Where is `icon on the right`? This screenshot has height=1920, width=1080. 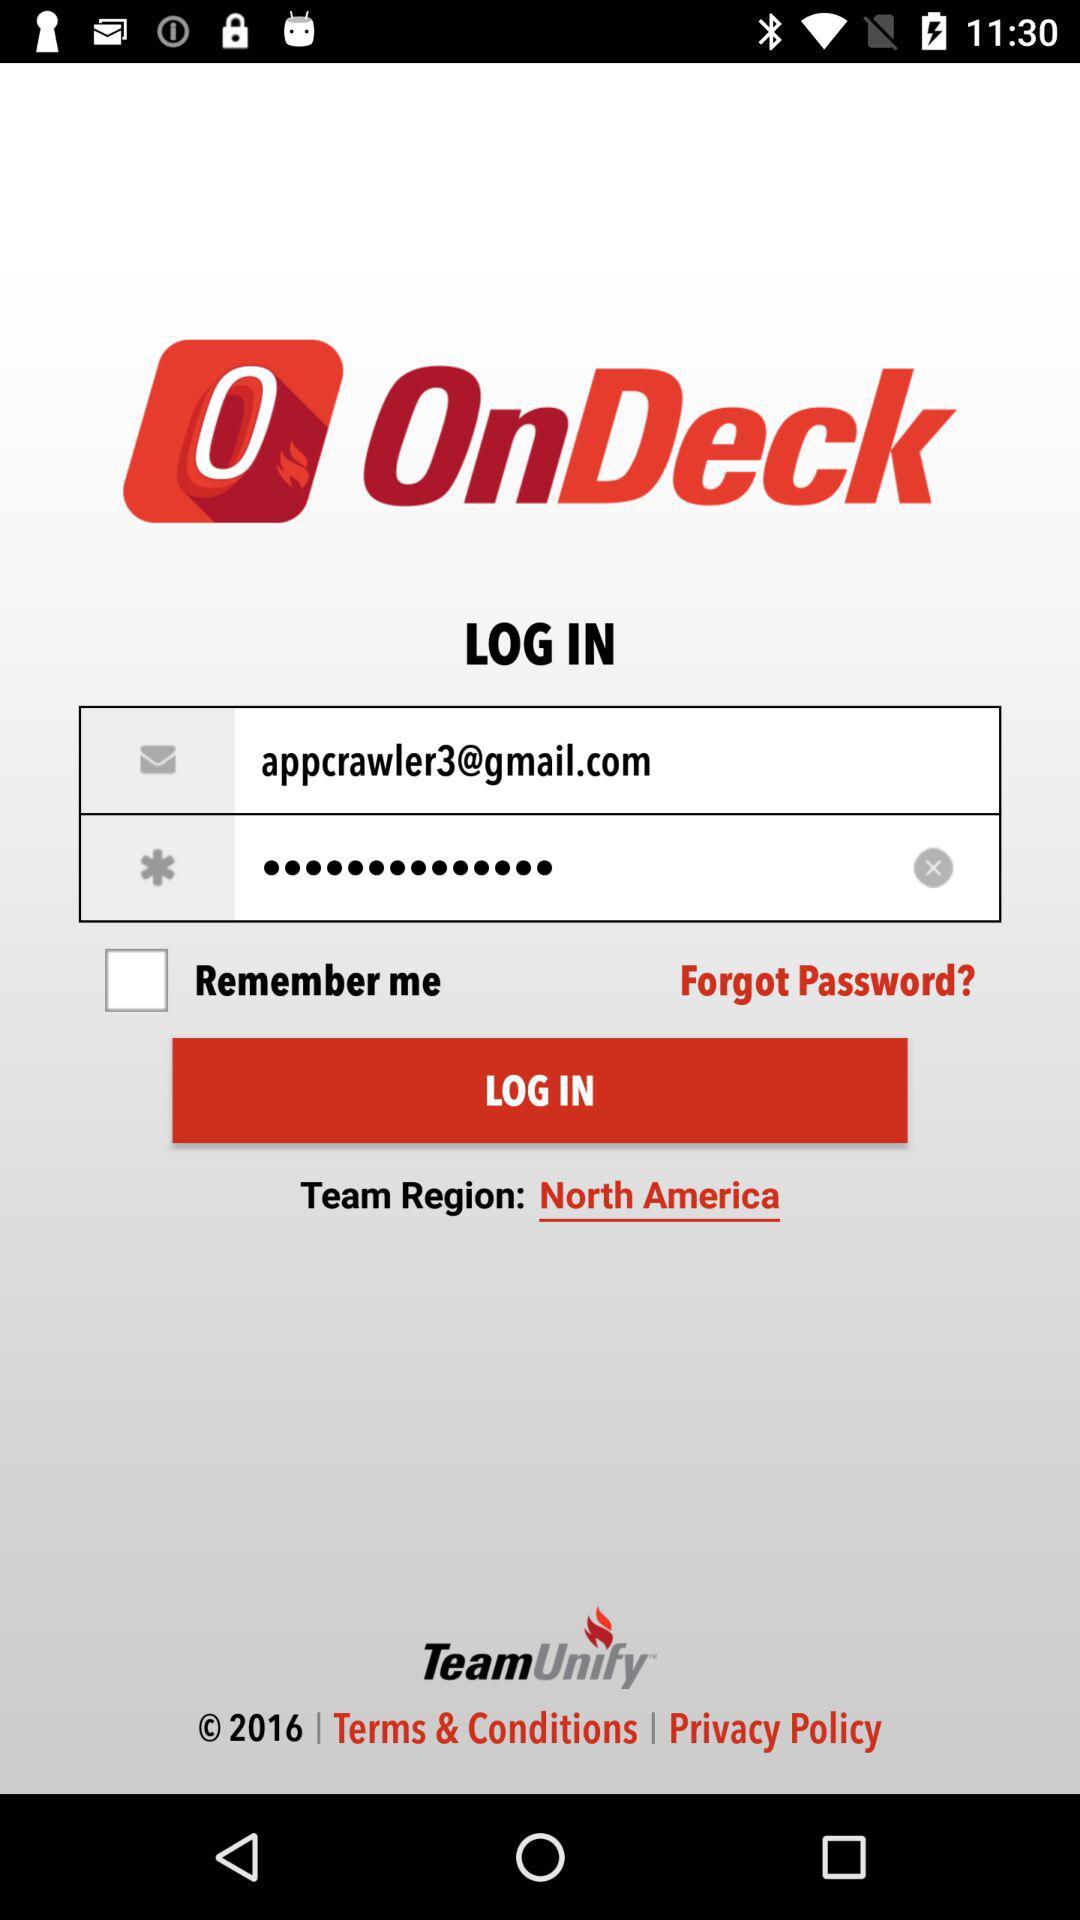
icon on the right is located at coordinates (827, 980).